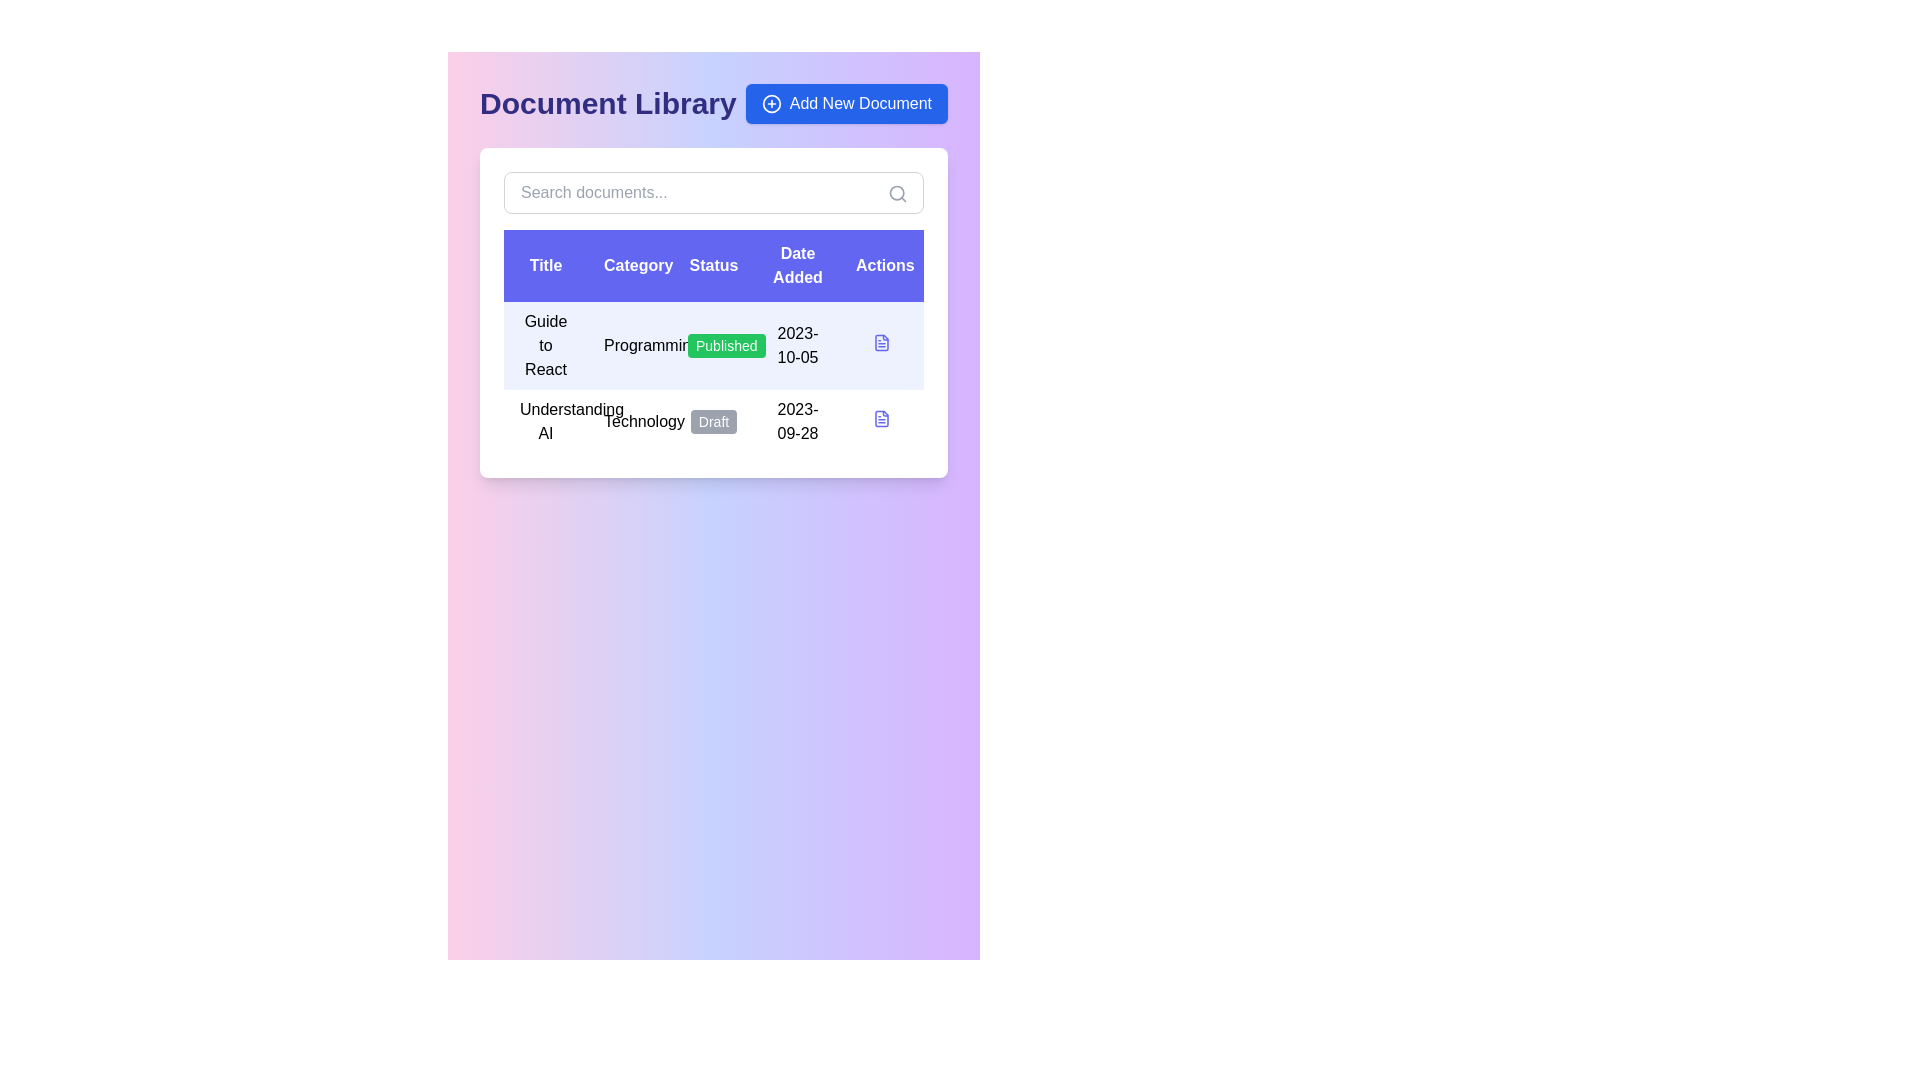  What do you see at coordinates (714, 345) in the screenshot?
I see `the green, rounded rectangle label containing the text 'Published' in the 'Status' column of the first row in the 'Document Library' interface, which corresponds to the document titled 'Guide to React'` at bounding box center [714, 345].